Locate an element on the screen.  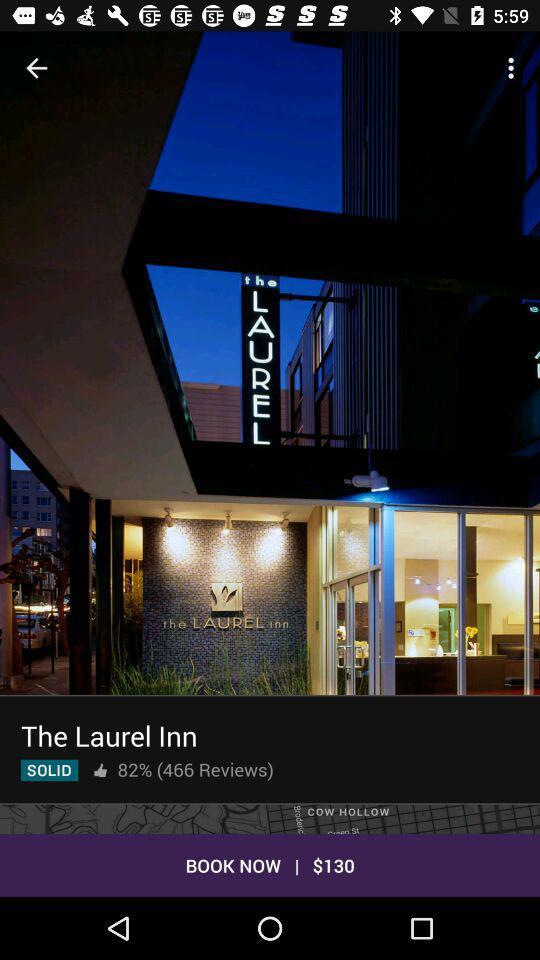
item next to 82% (466 reviews) icon is located at coordinates (99, 769).